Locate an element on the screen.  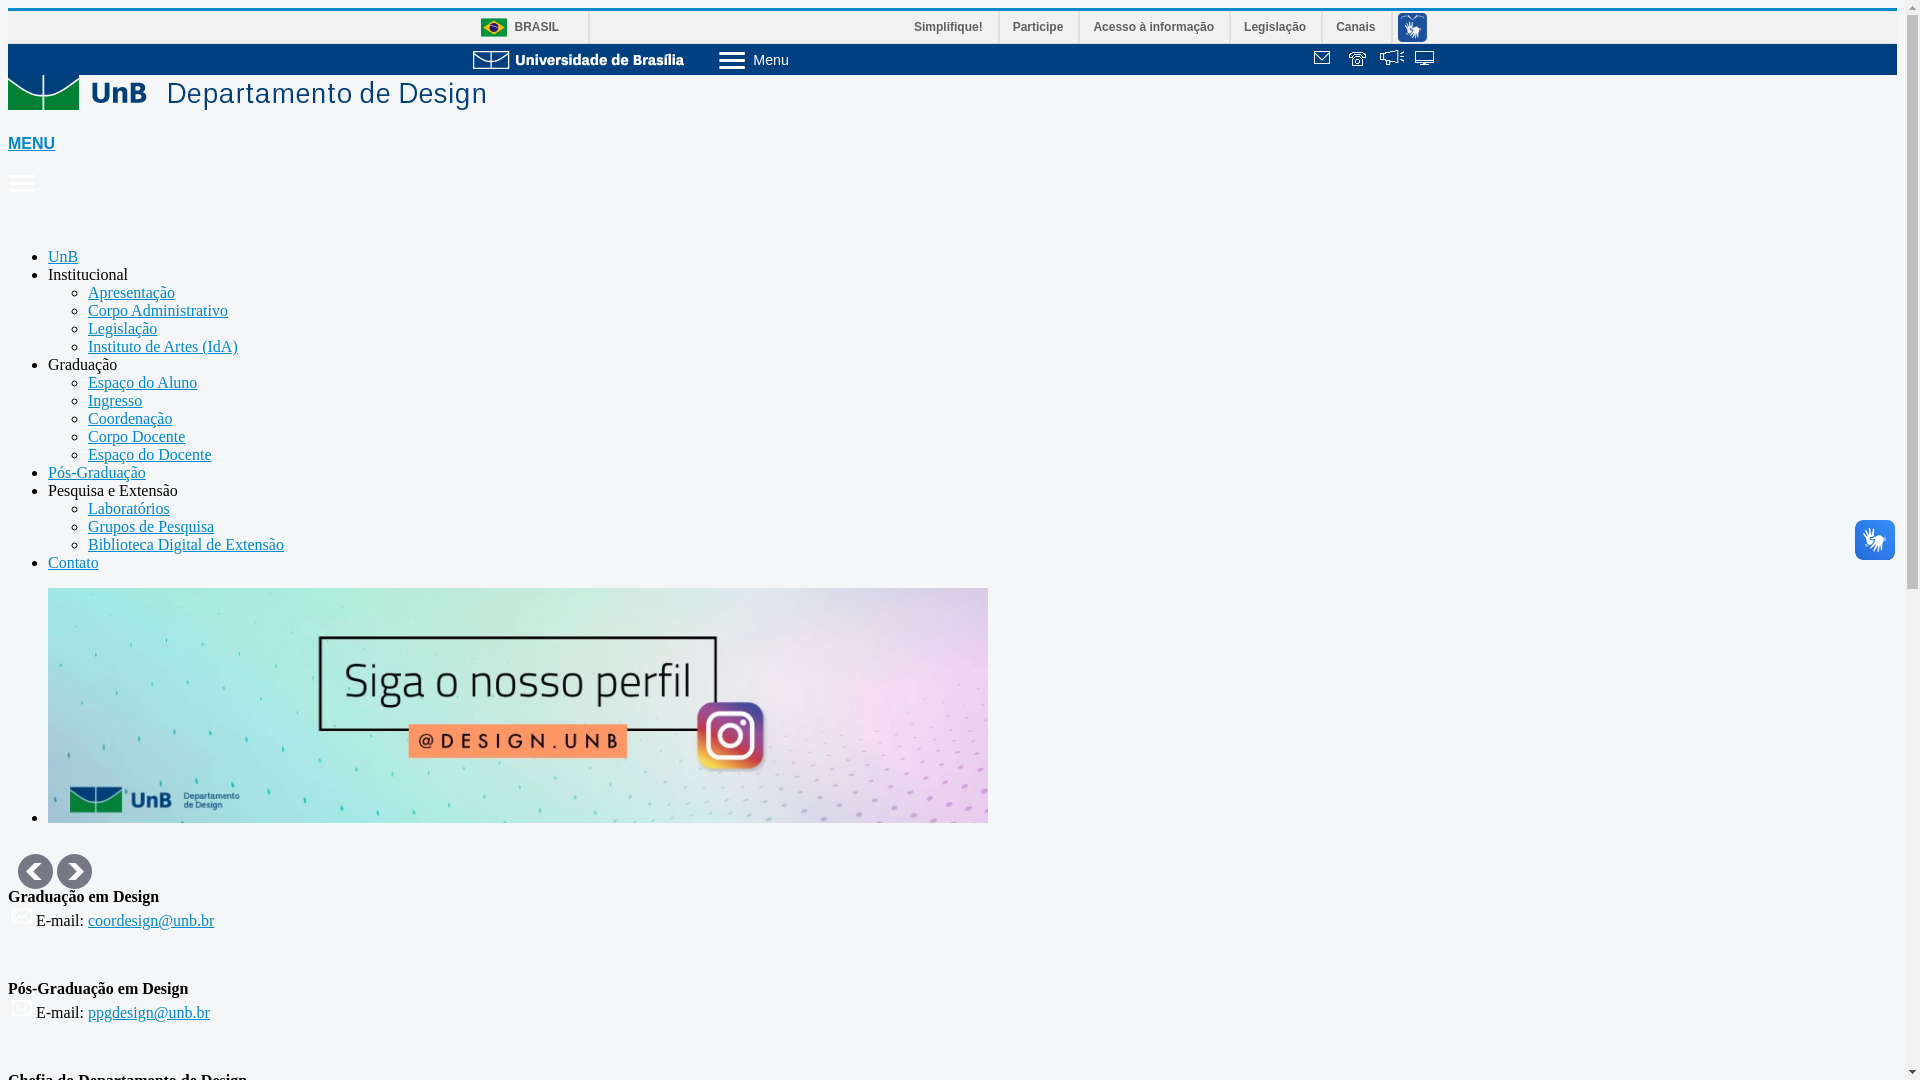
'Ir para o Portal da UnB' is located at coordinates (577, 57).